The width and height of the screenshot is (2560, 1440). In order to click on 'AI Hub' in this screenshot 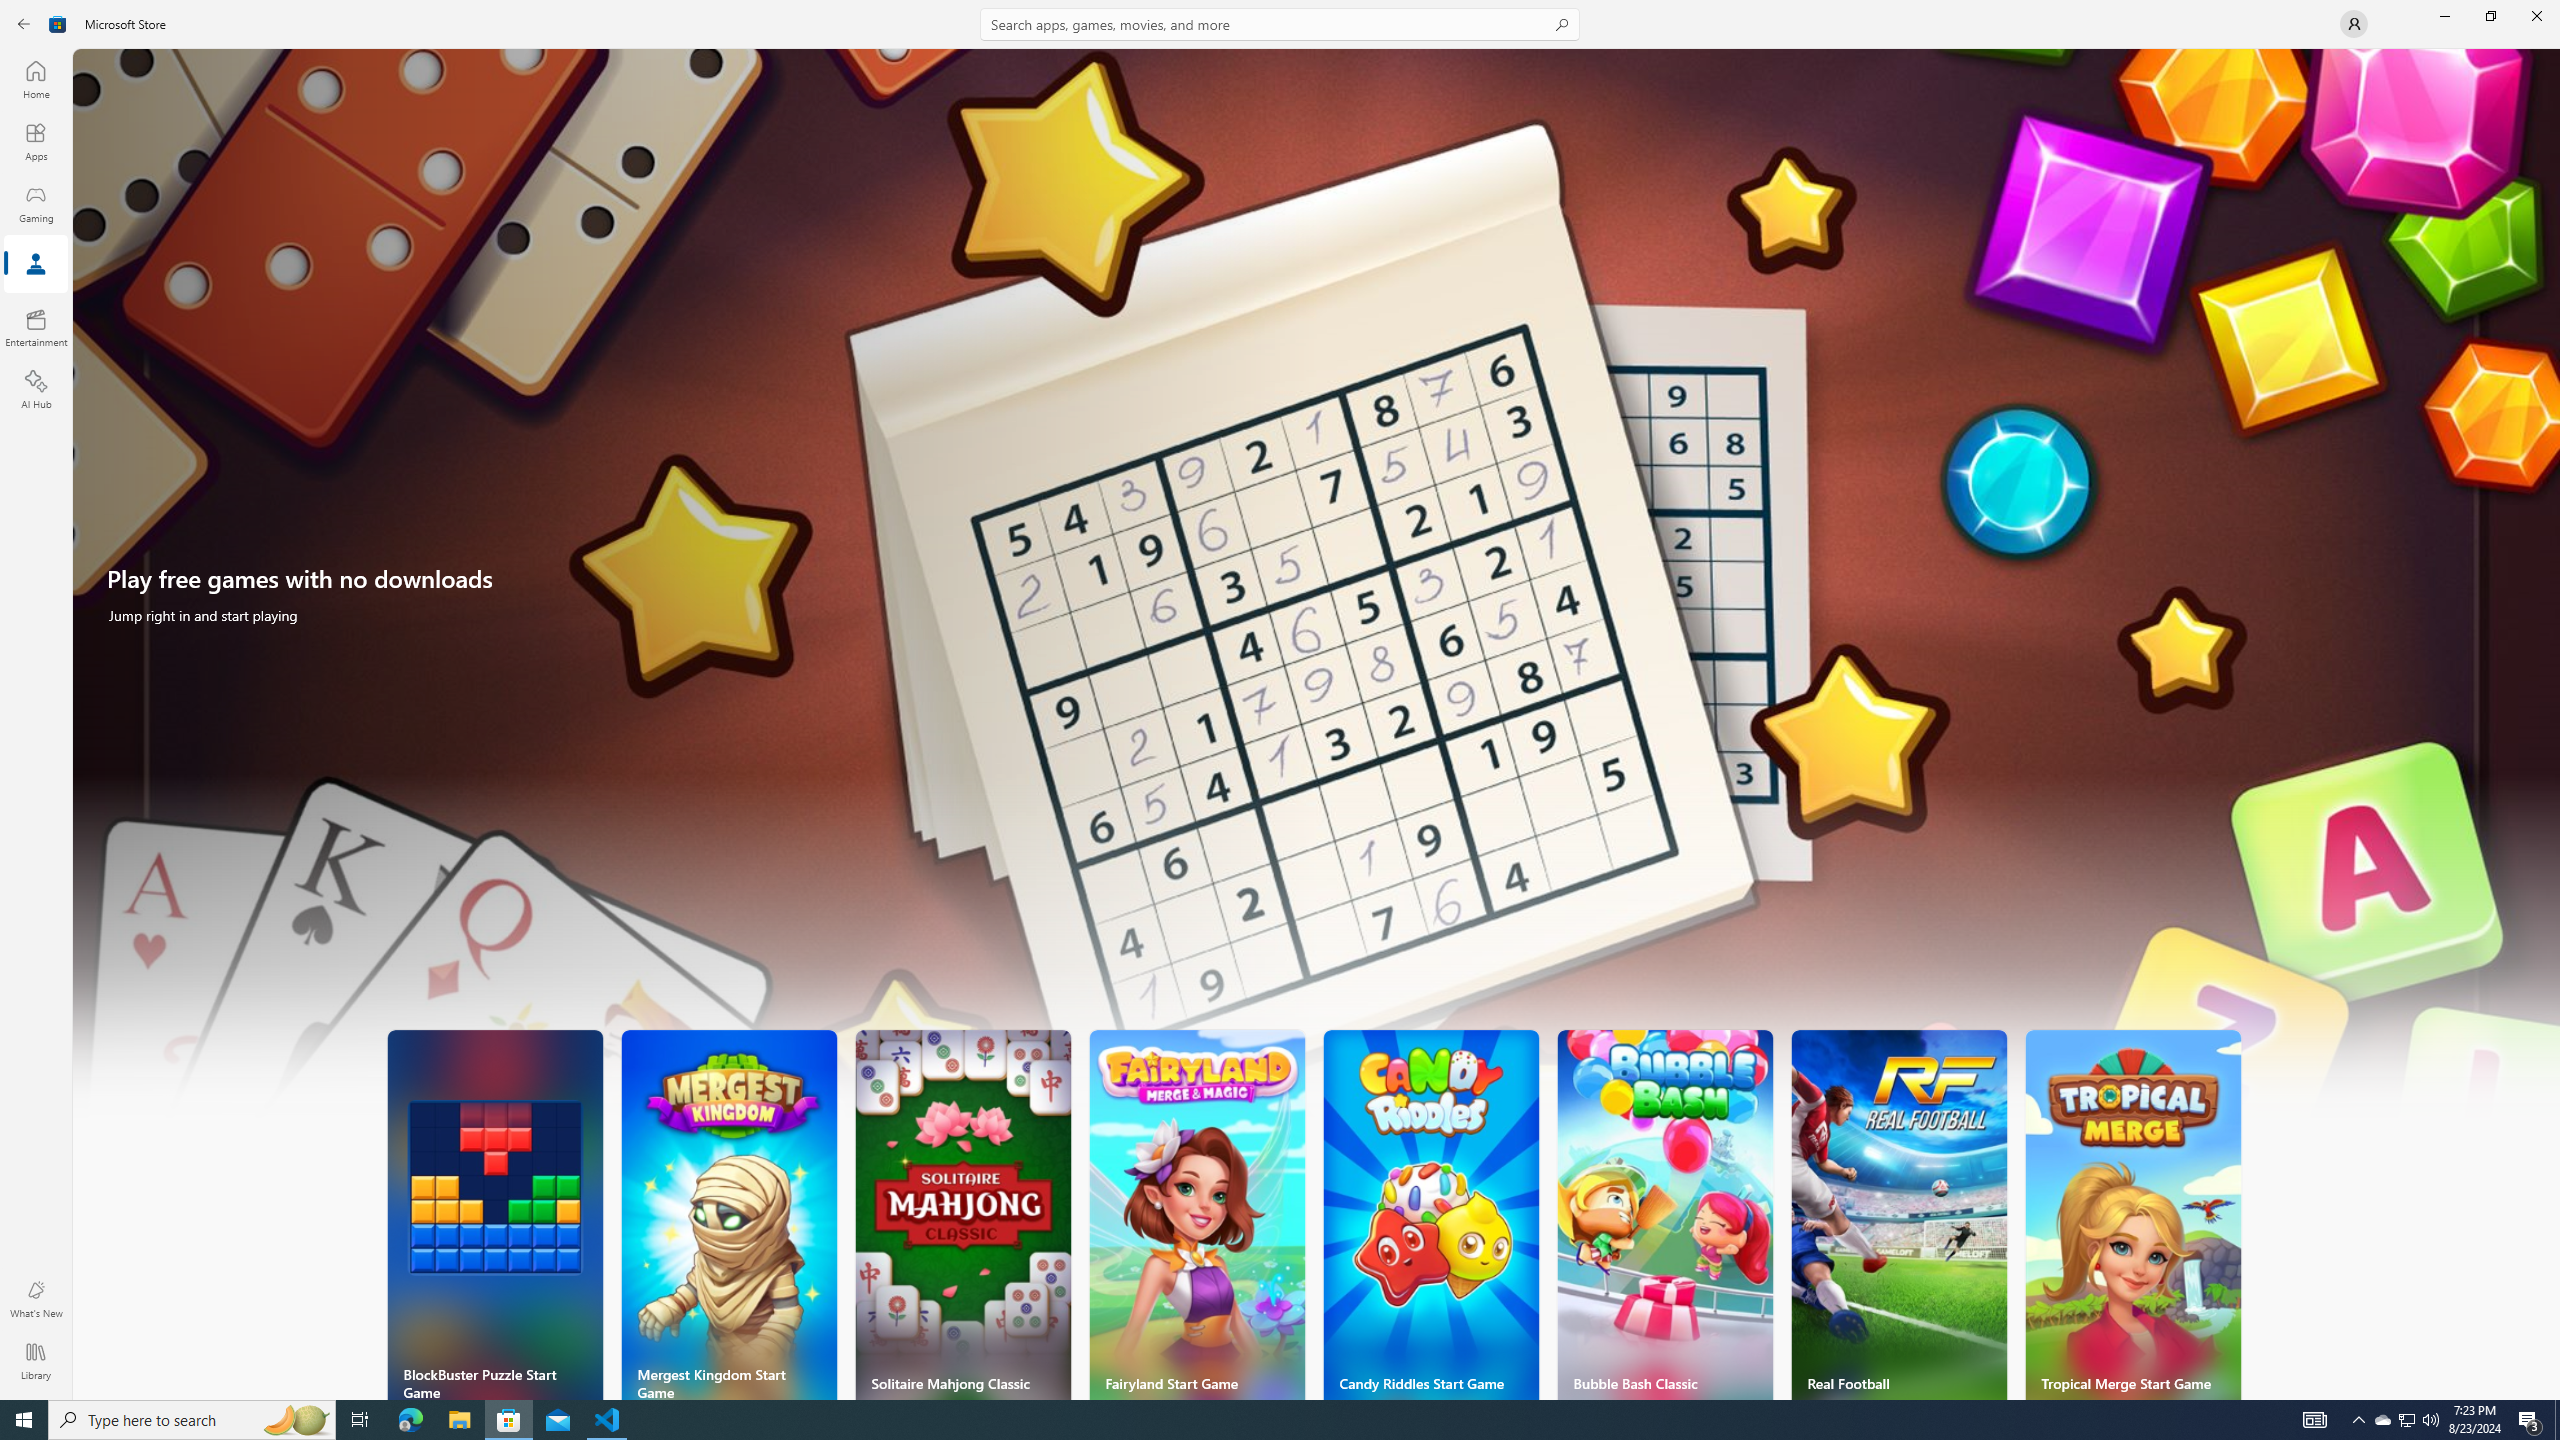, I will do `click(34, 388)`.